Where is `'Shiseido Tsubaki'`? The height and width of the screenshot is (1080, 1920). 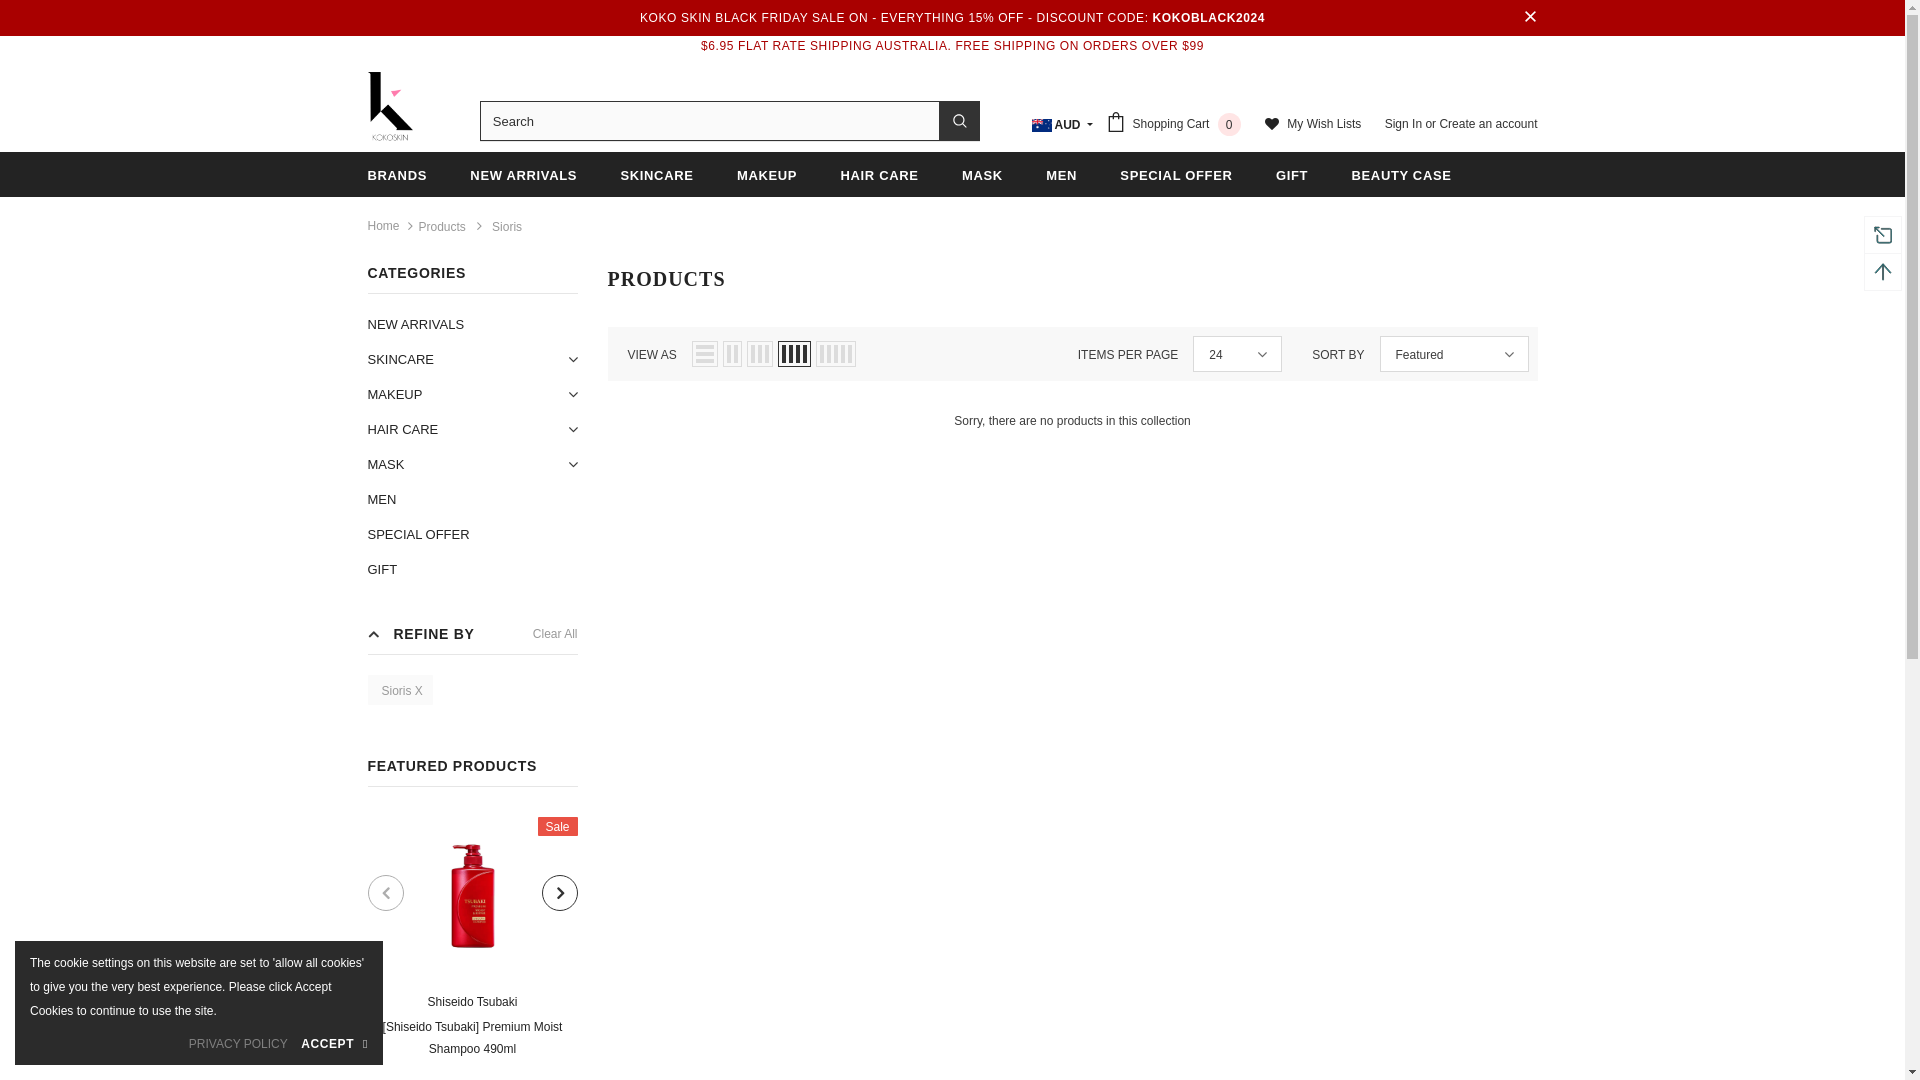
'Shiseido Tsubaki' is located at coordinates (426, 1002).